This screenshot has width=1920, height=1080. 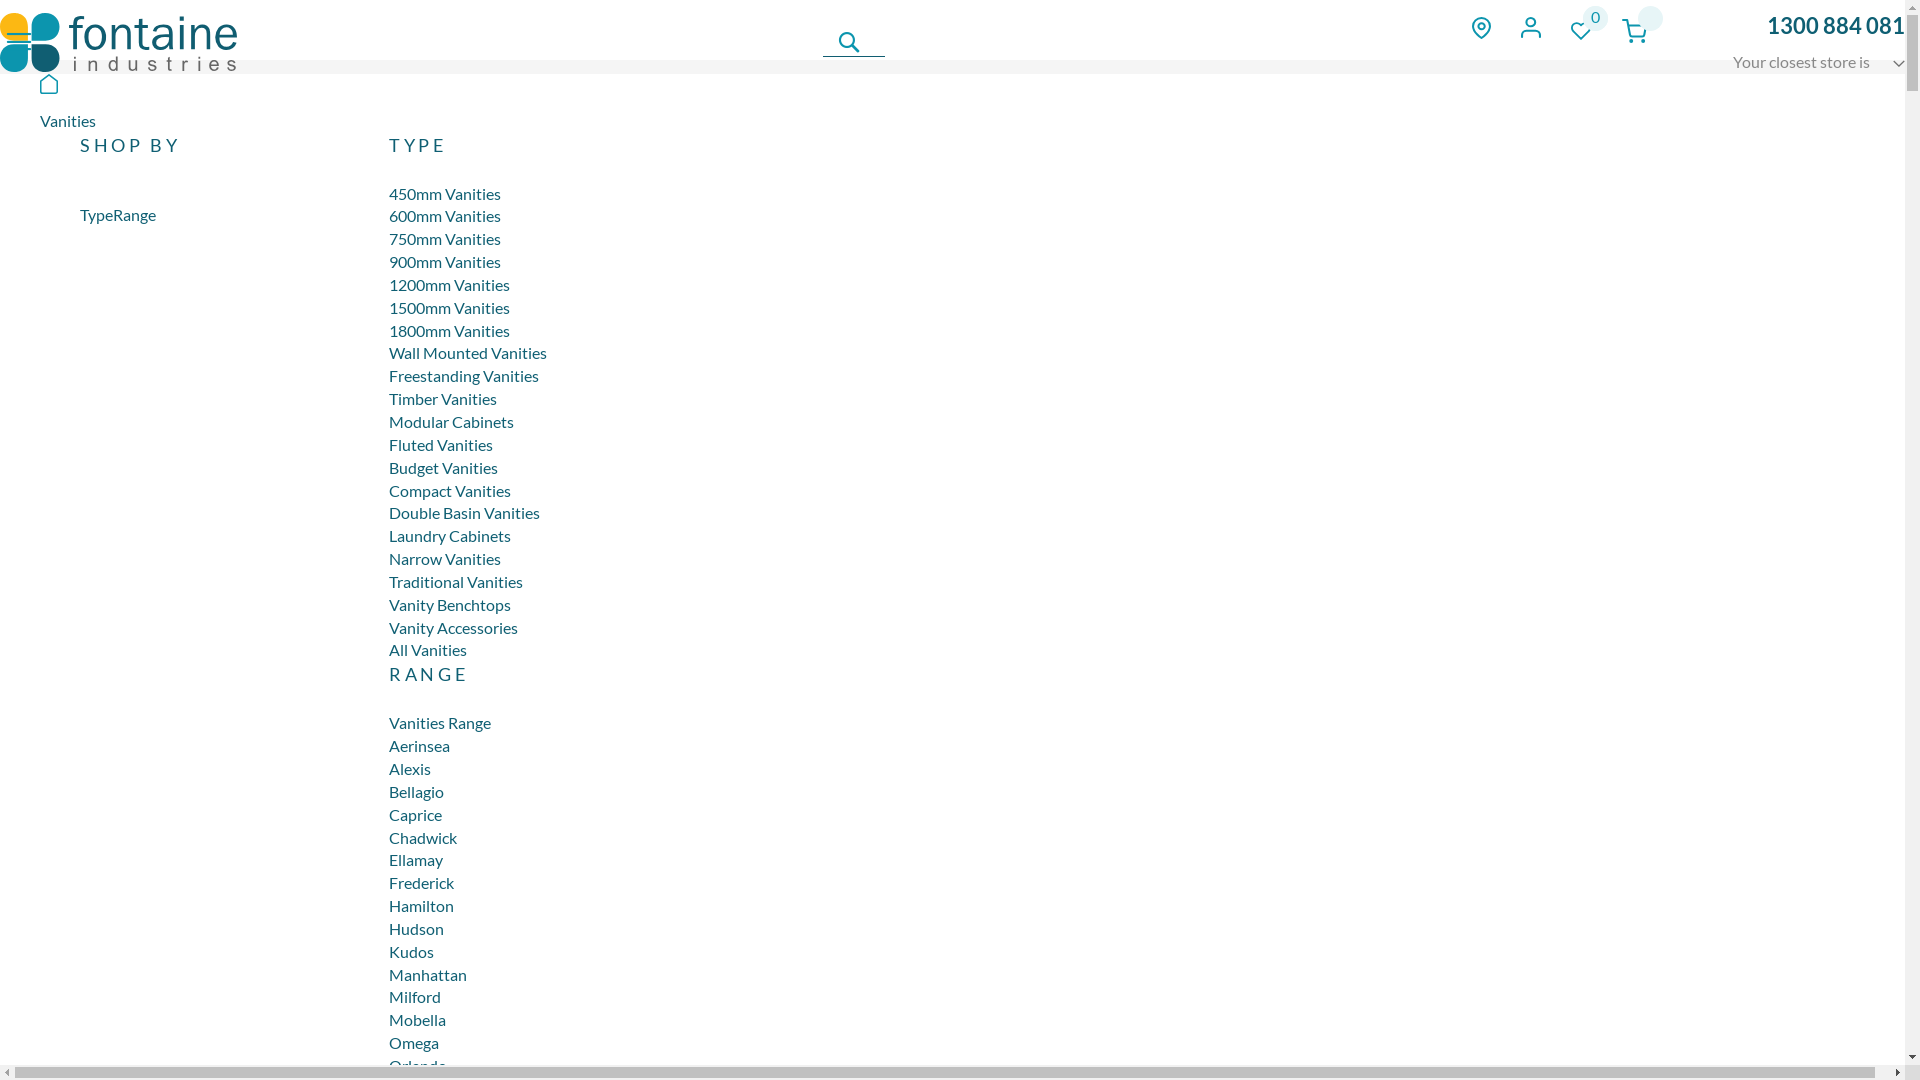 What do you see at coordinates (455, 581) in the screenshot?
I see `'Traditional Vanities'` at bounding box center [455, 581].